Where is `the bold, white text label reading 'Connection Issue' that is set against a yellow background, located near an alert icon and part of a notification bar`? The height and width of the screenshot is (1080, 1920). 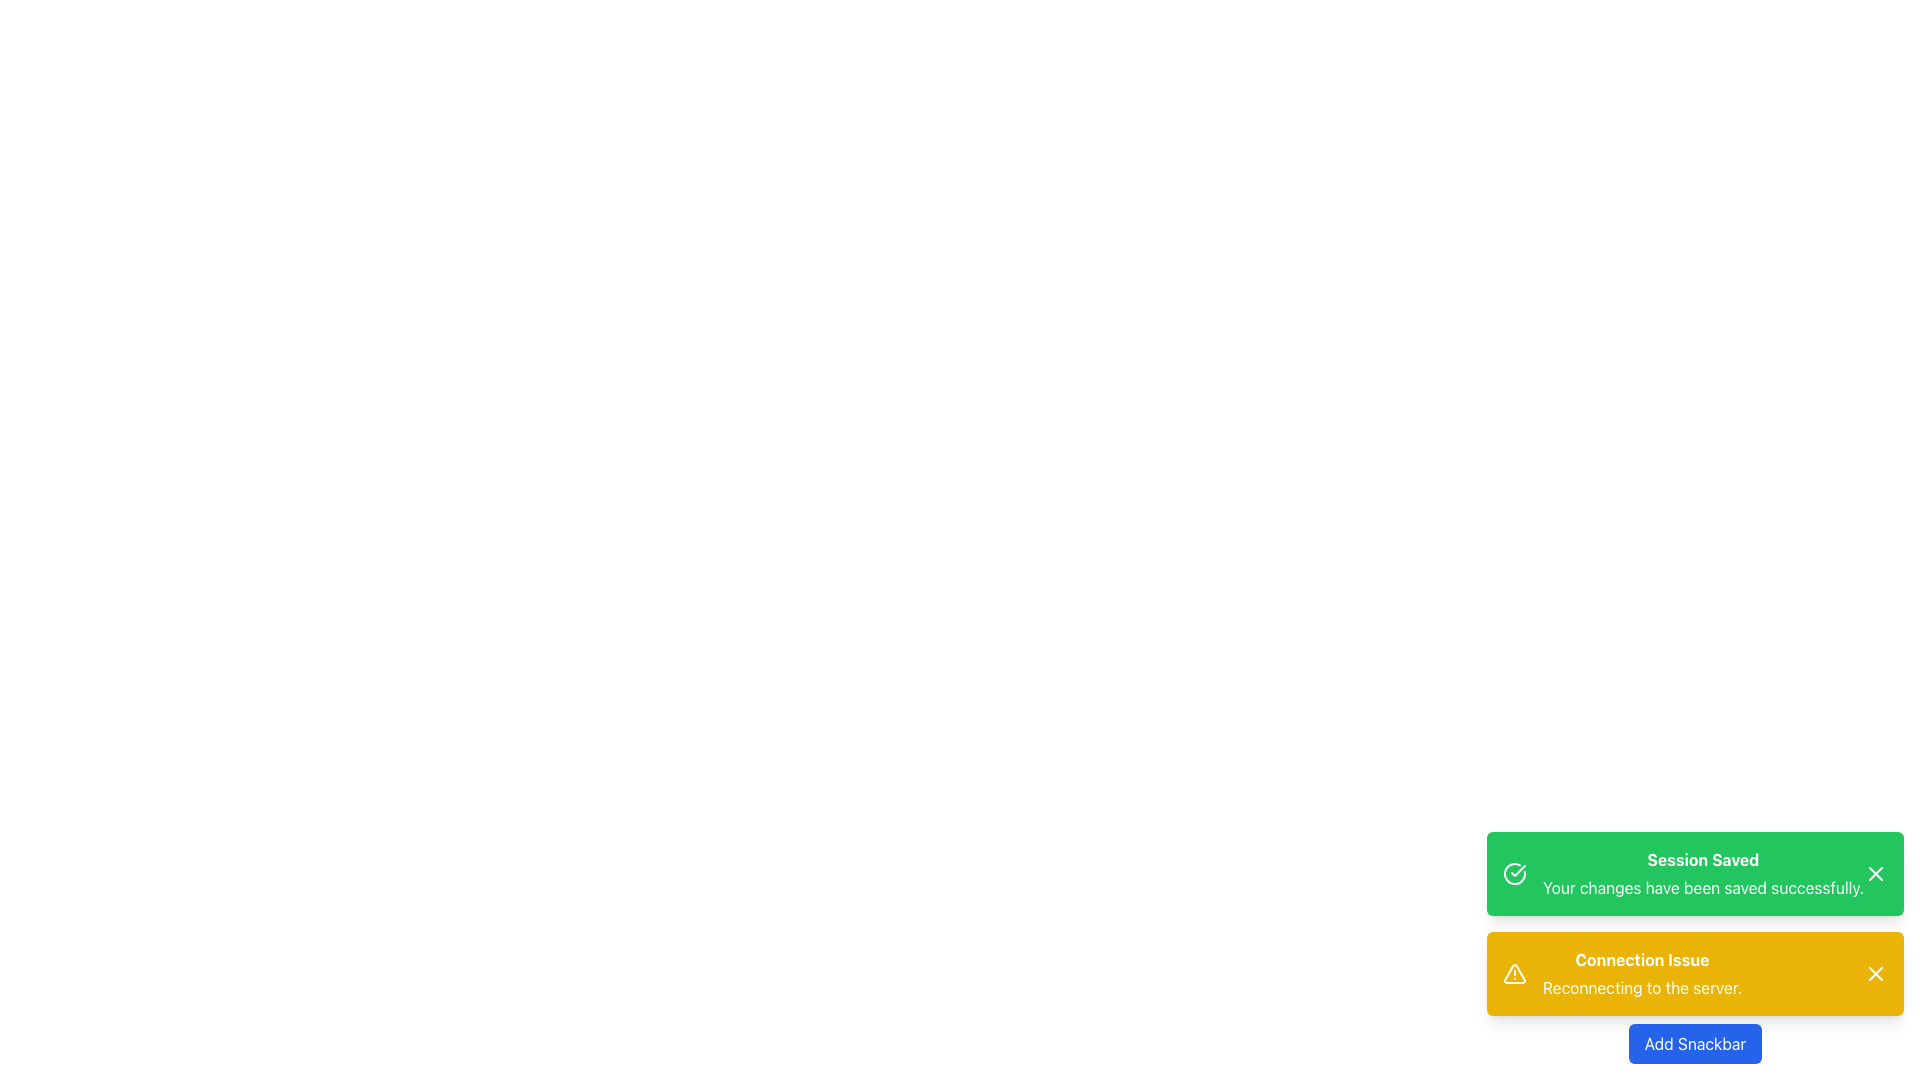 the bold, white text label reading 'Connection Issue' that is set against a yellow background, located near an alert icon and part of a notification bar is located at coordinates (1642, 959).